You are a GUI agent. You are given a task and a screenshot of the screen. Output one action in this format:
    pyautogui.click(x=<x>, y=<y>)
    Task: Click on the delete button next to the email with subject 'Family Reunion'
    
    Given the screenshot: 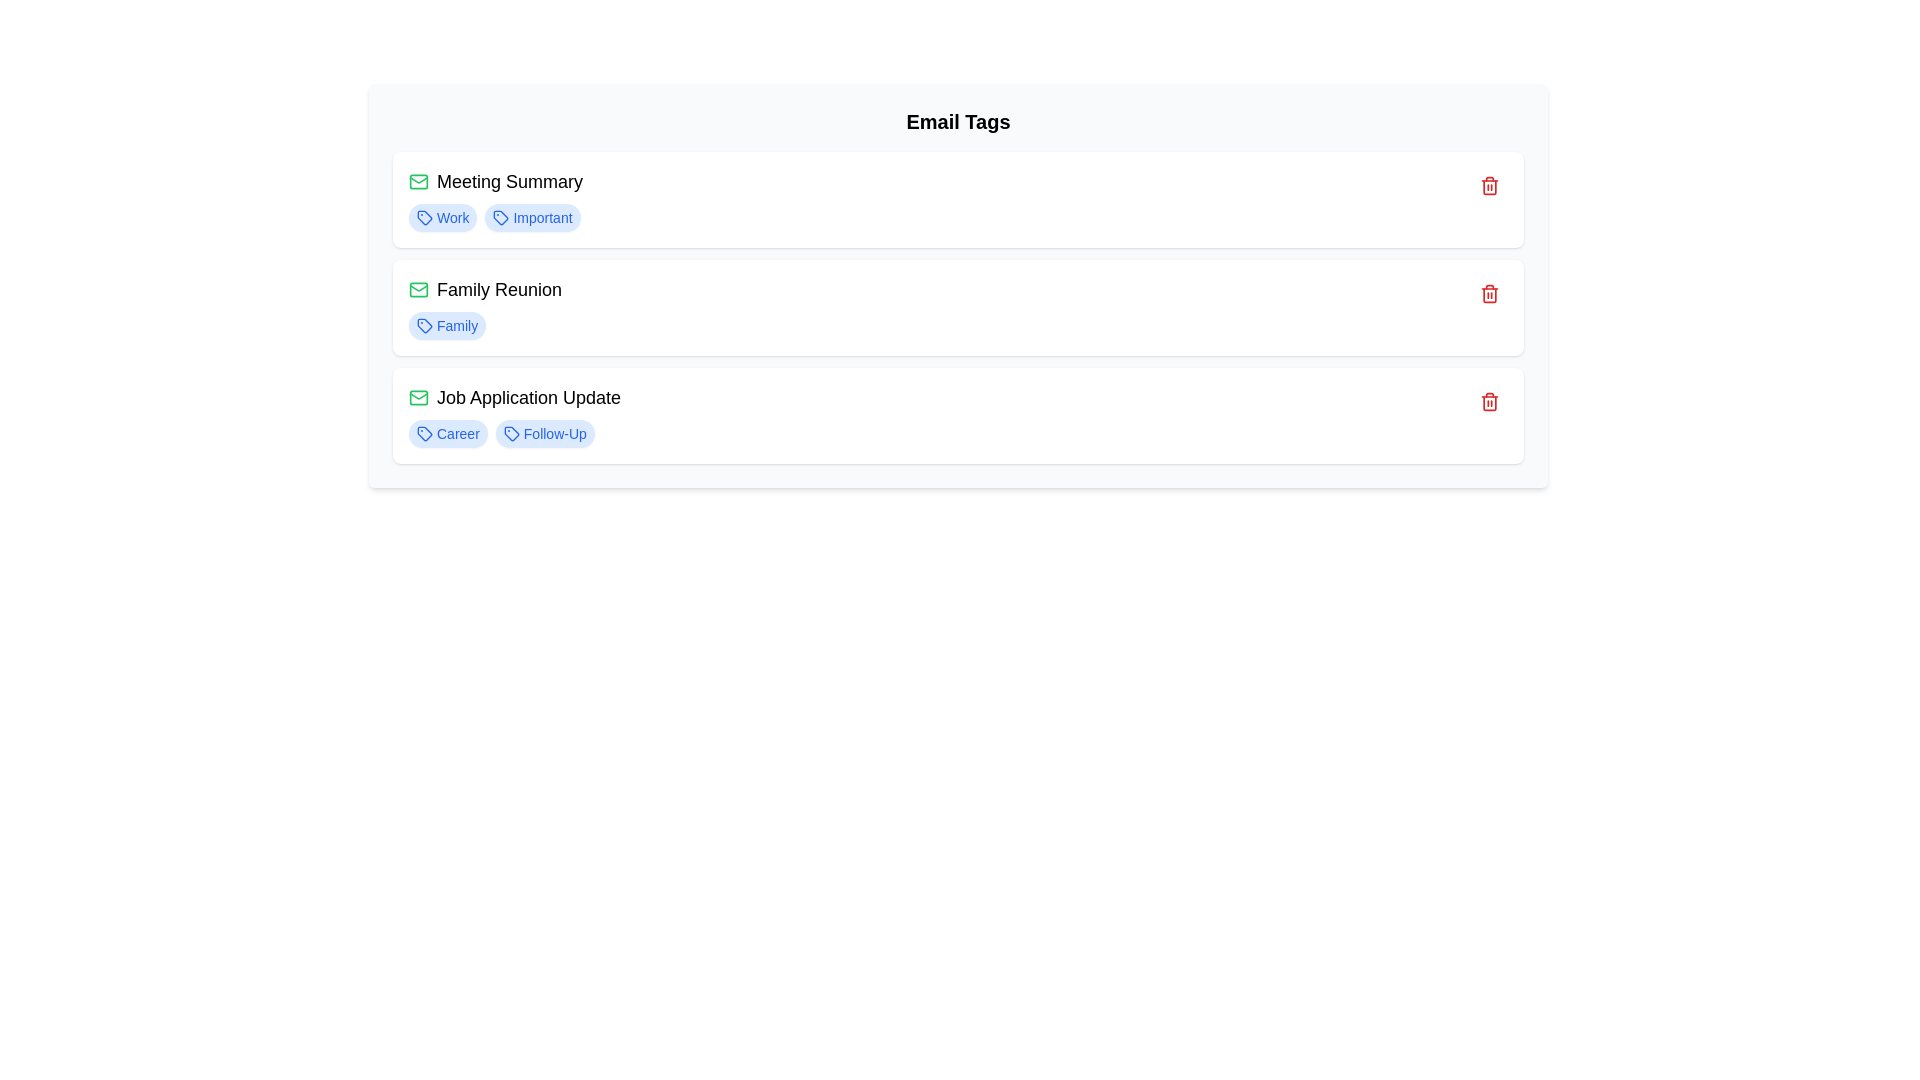 What is the action you would take?
    pyautogui.click(x=1489, y=293)
    